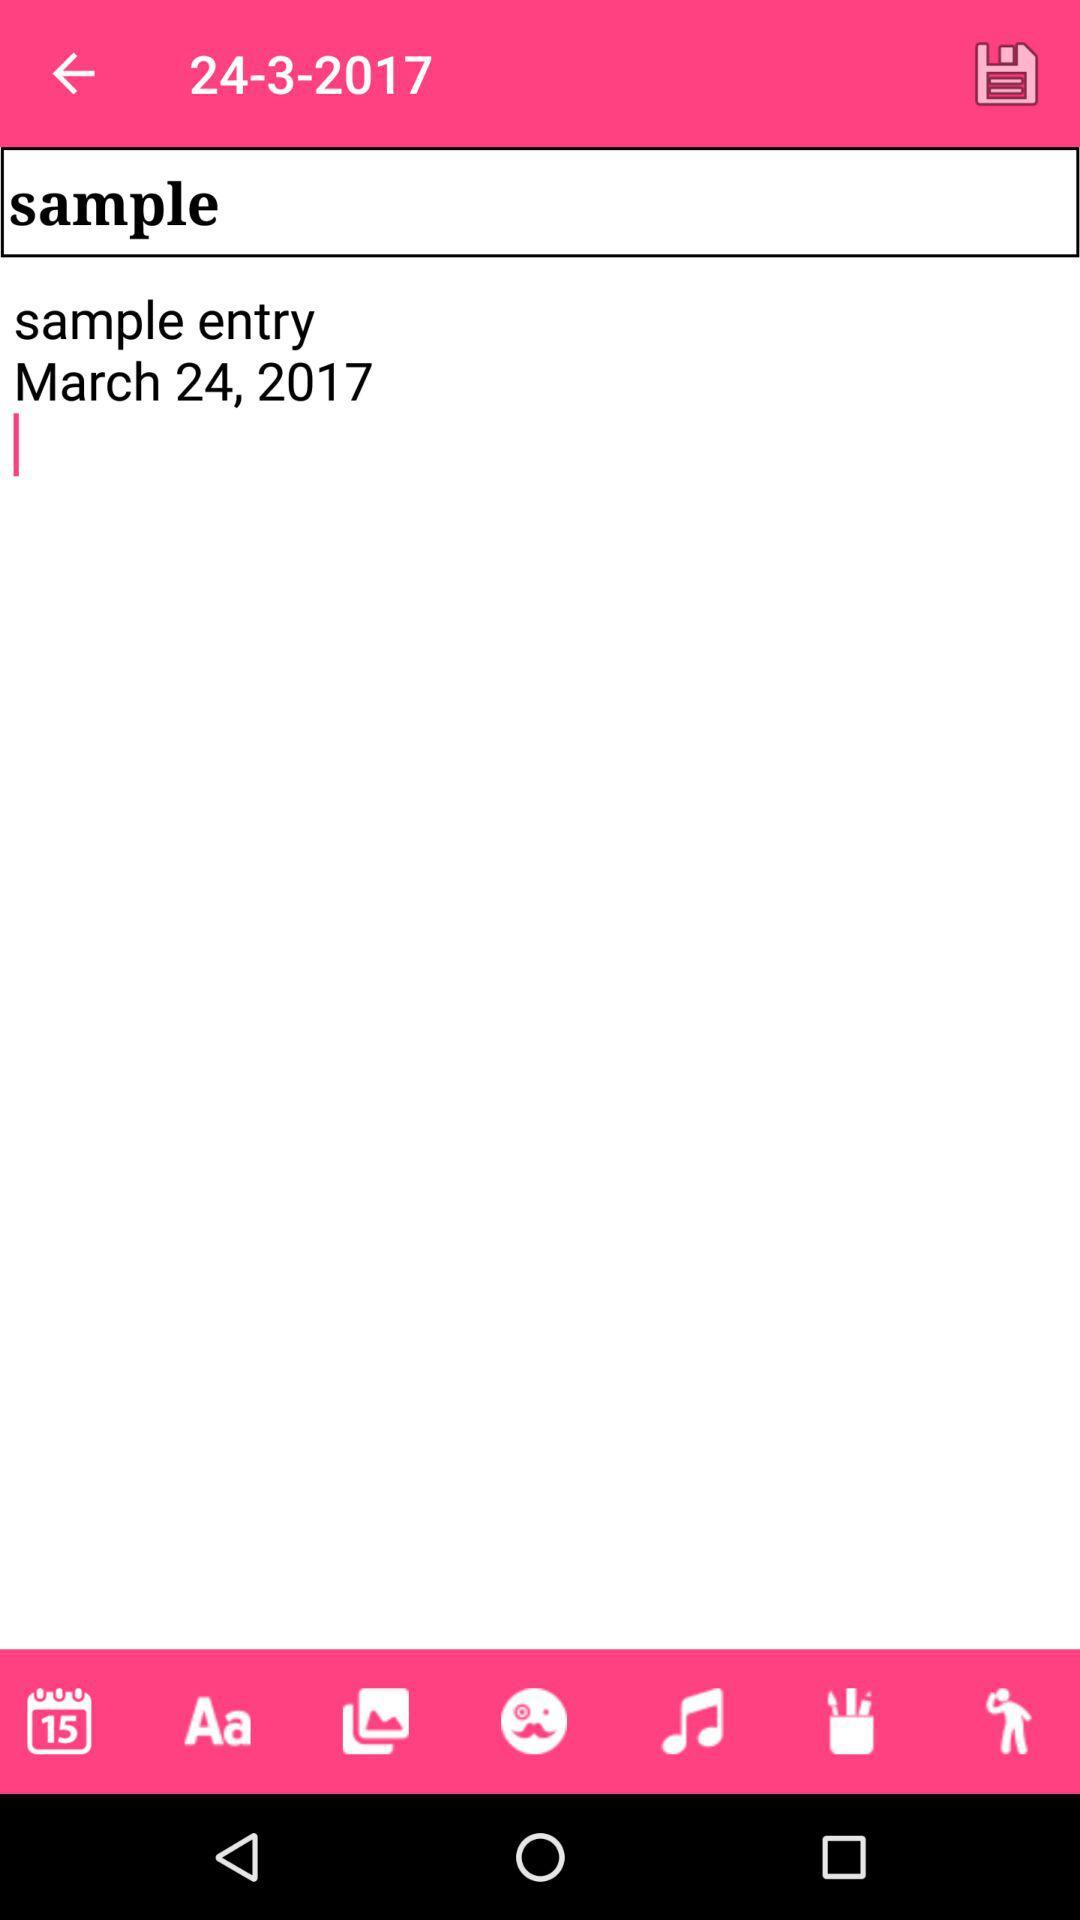 Image resolution: width=1080 pixels, height=1920 pixels. Describe the element at coordinates (217, 1720) in the screenshot. I see `text to the note` at that location.